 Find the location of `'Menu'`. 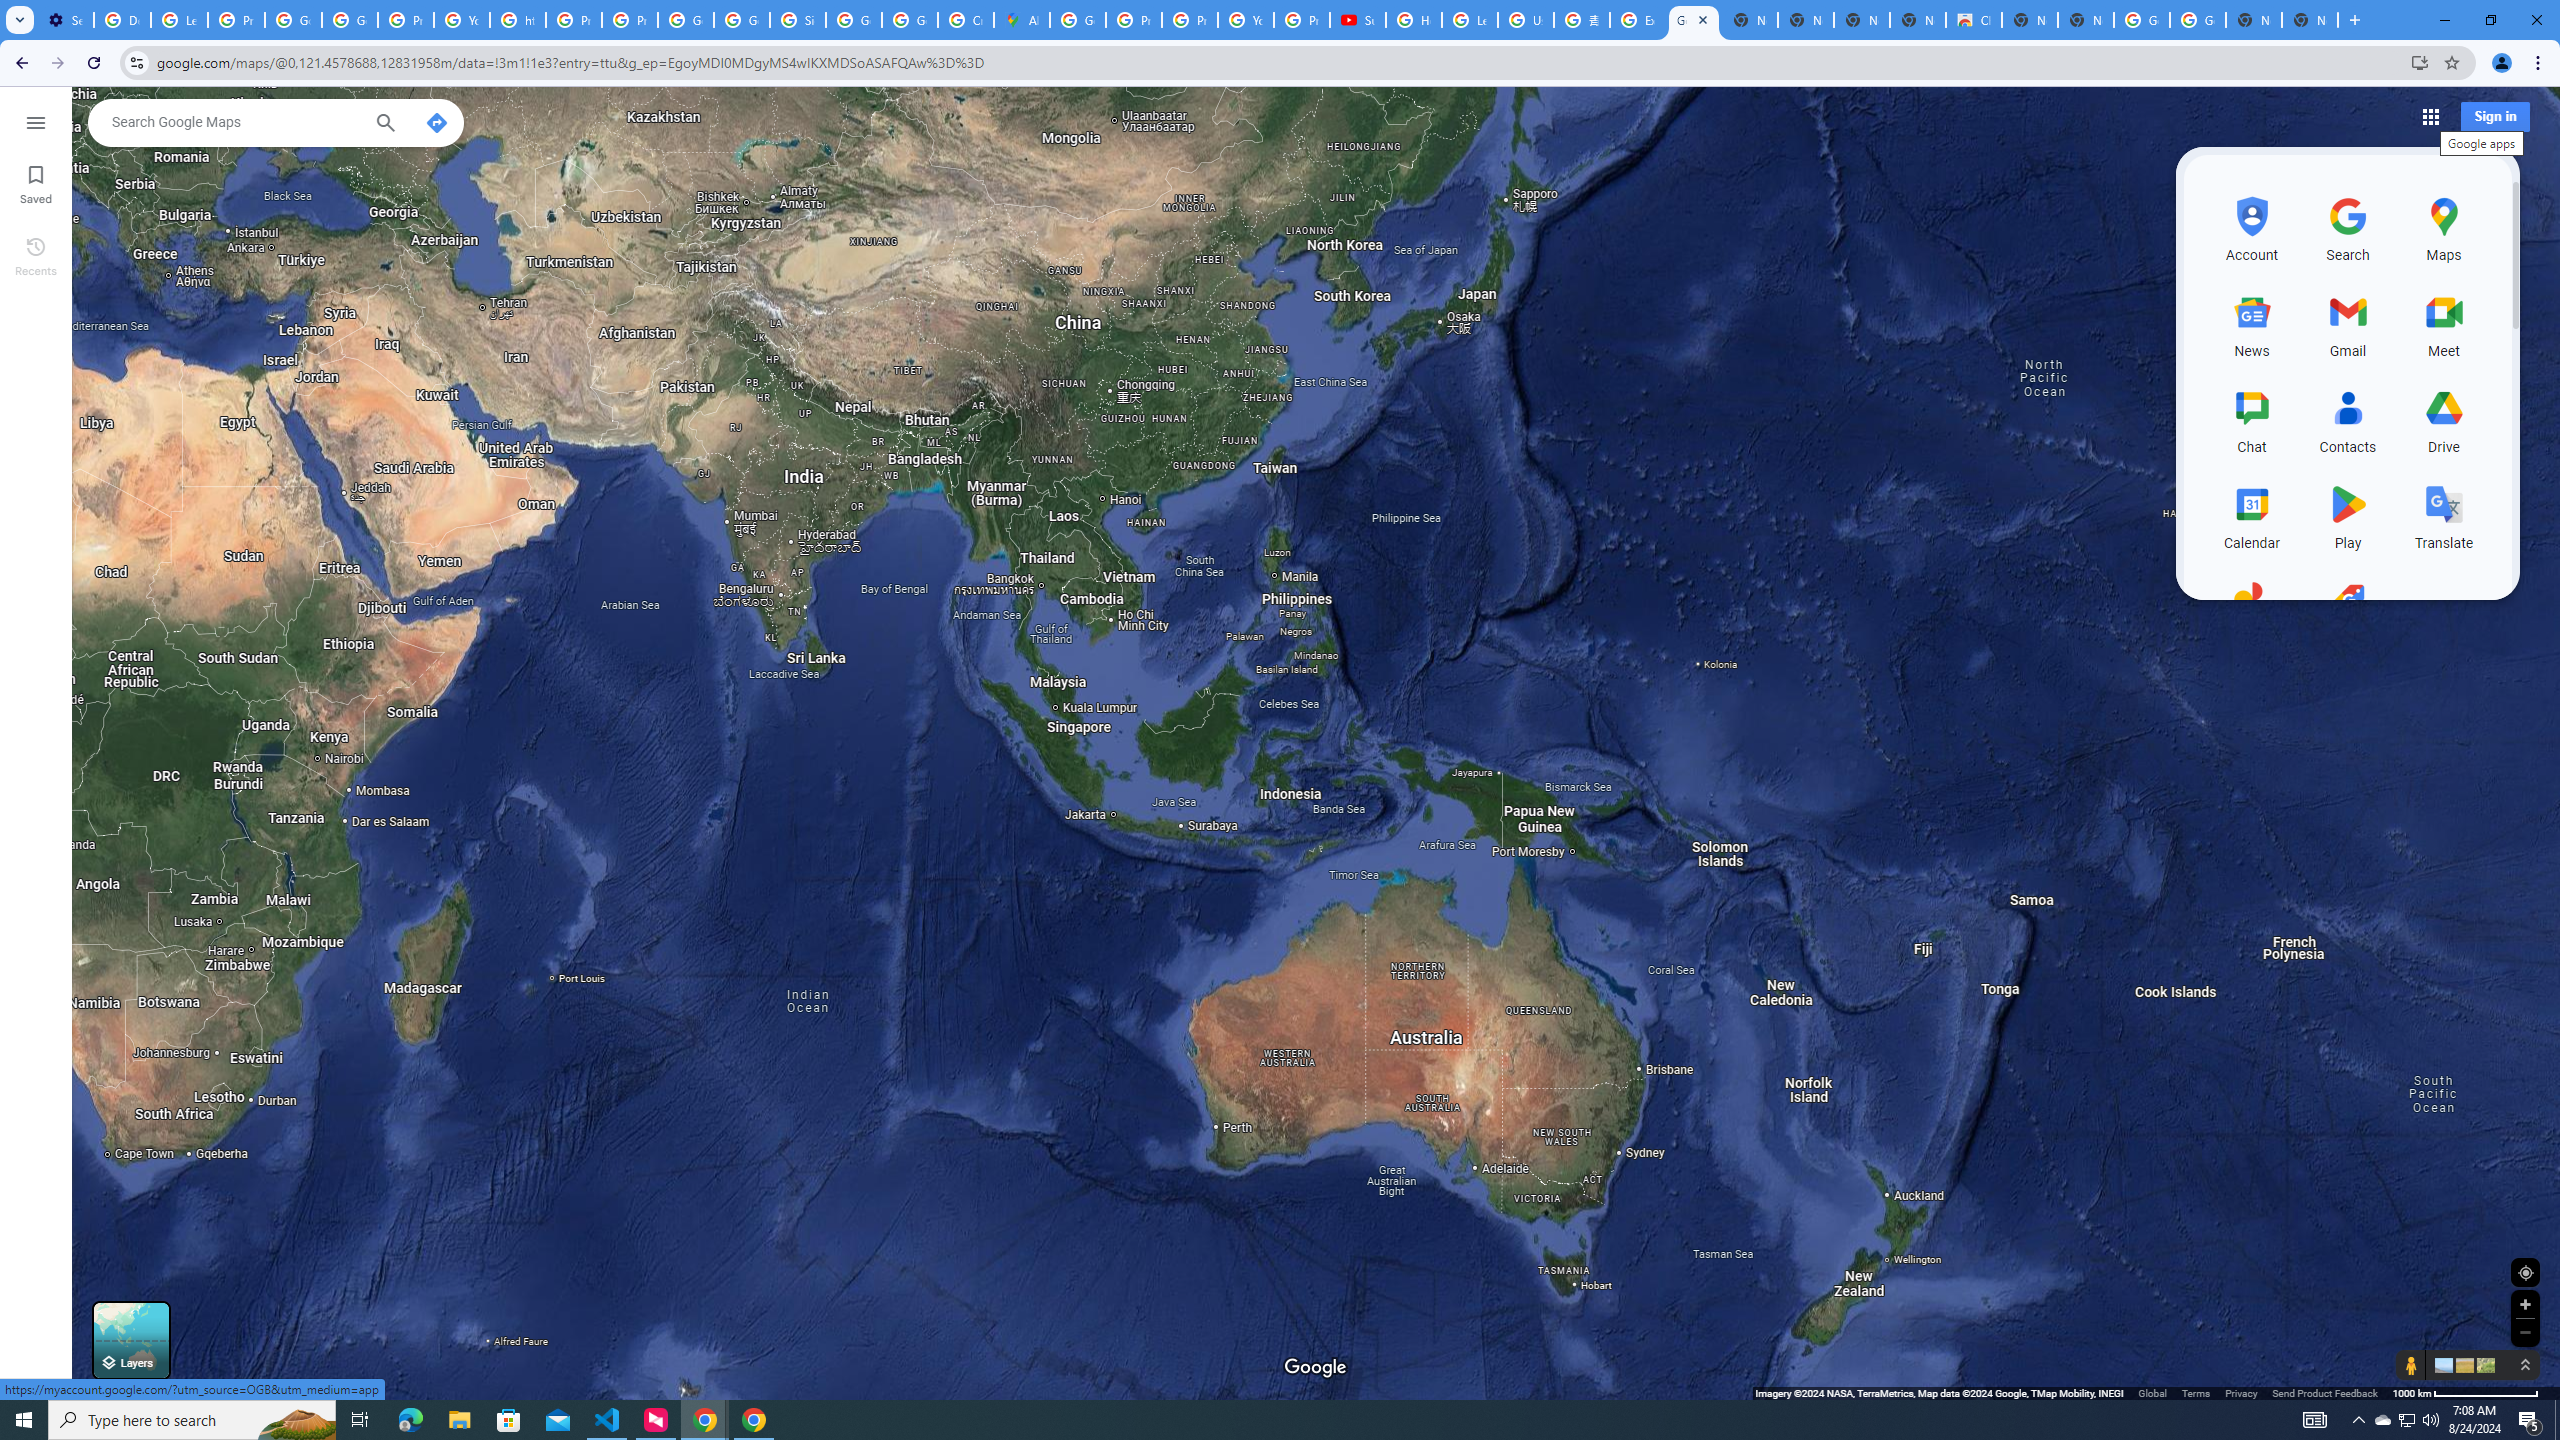

'Menu' is located at coordinates (34, 120).